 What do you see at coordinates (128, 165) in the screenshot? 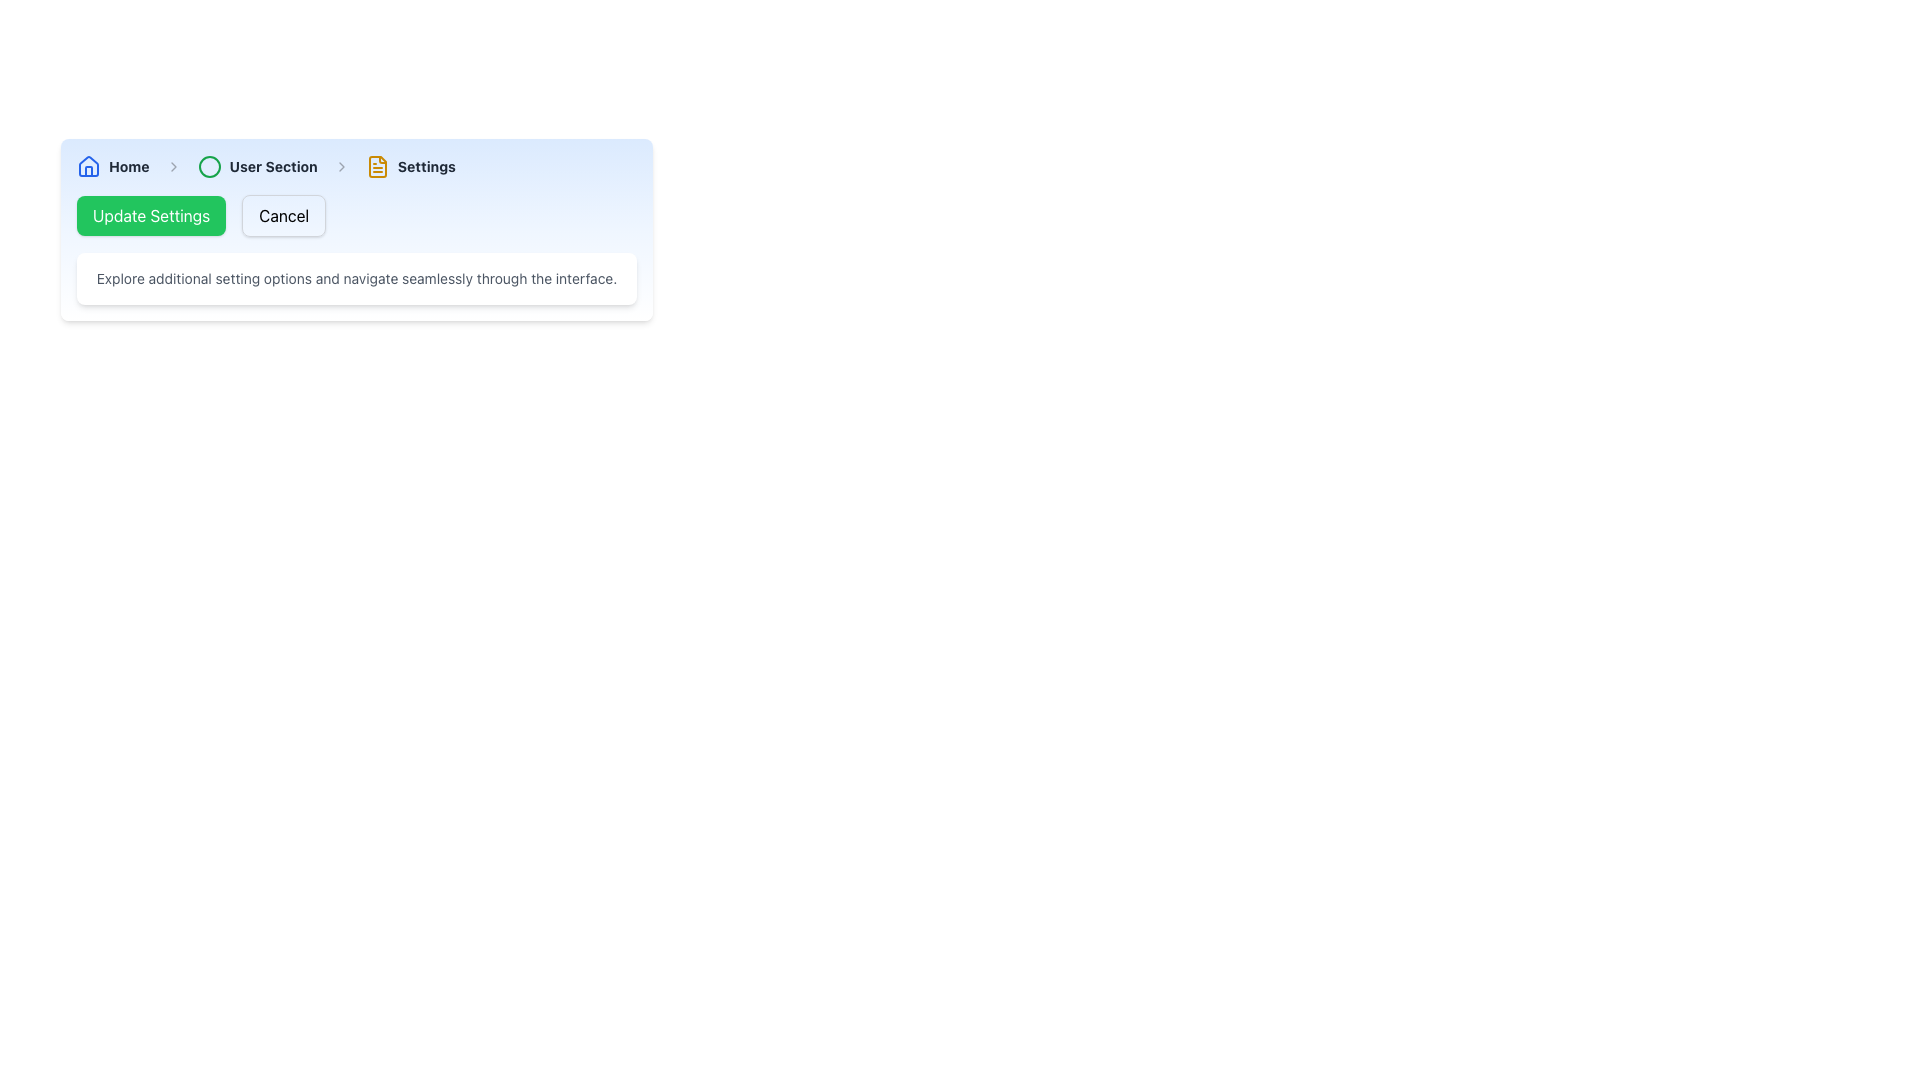
I see `the 'Home' text label that is styled in bold grey font and positioned to the right of a house icon in the breadcrumb navigation` at bounding box center [128, 165].